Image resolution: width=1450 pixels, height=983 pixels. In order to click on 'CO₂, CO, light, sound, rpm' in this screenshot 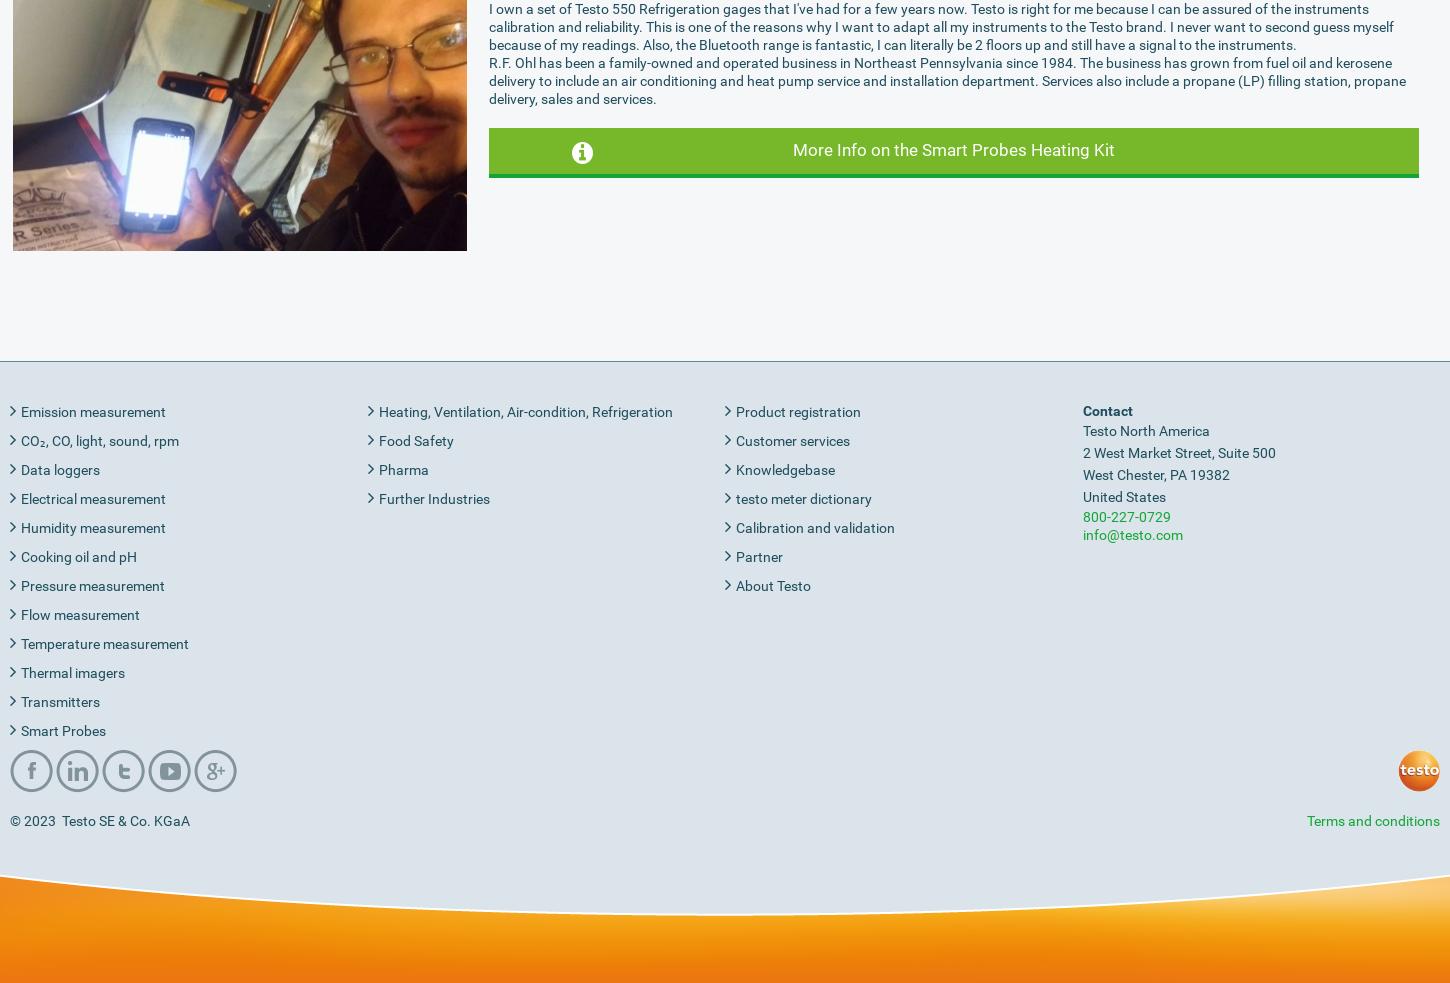, I will do `click(100, 438)`.